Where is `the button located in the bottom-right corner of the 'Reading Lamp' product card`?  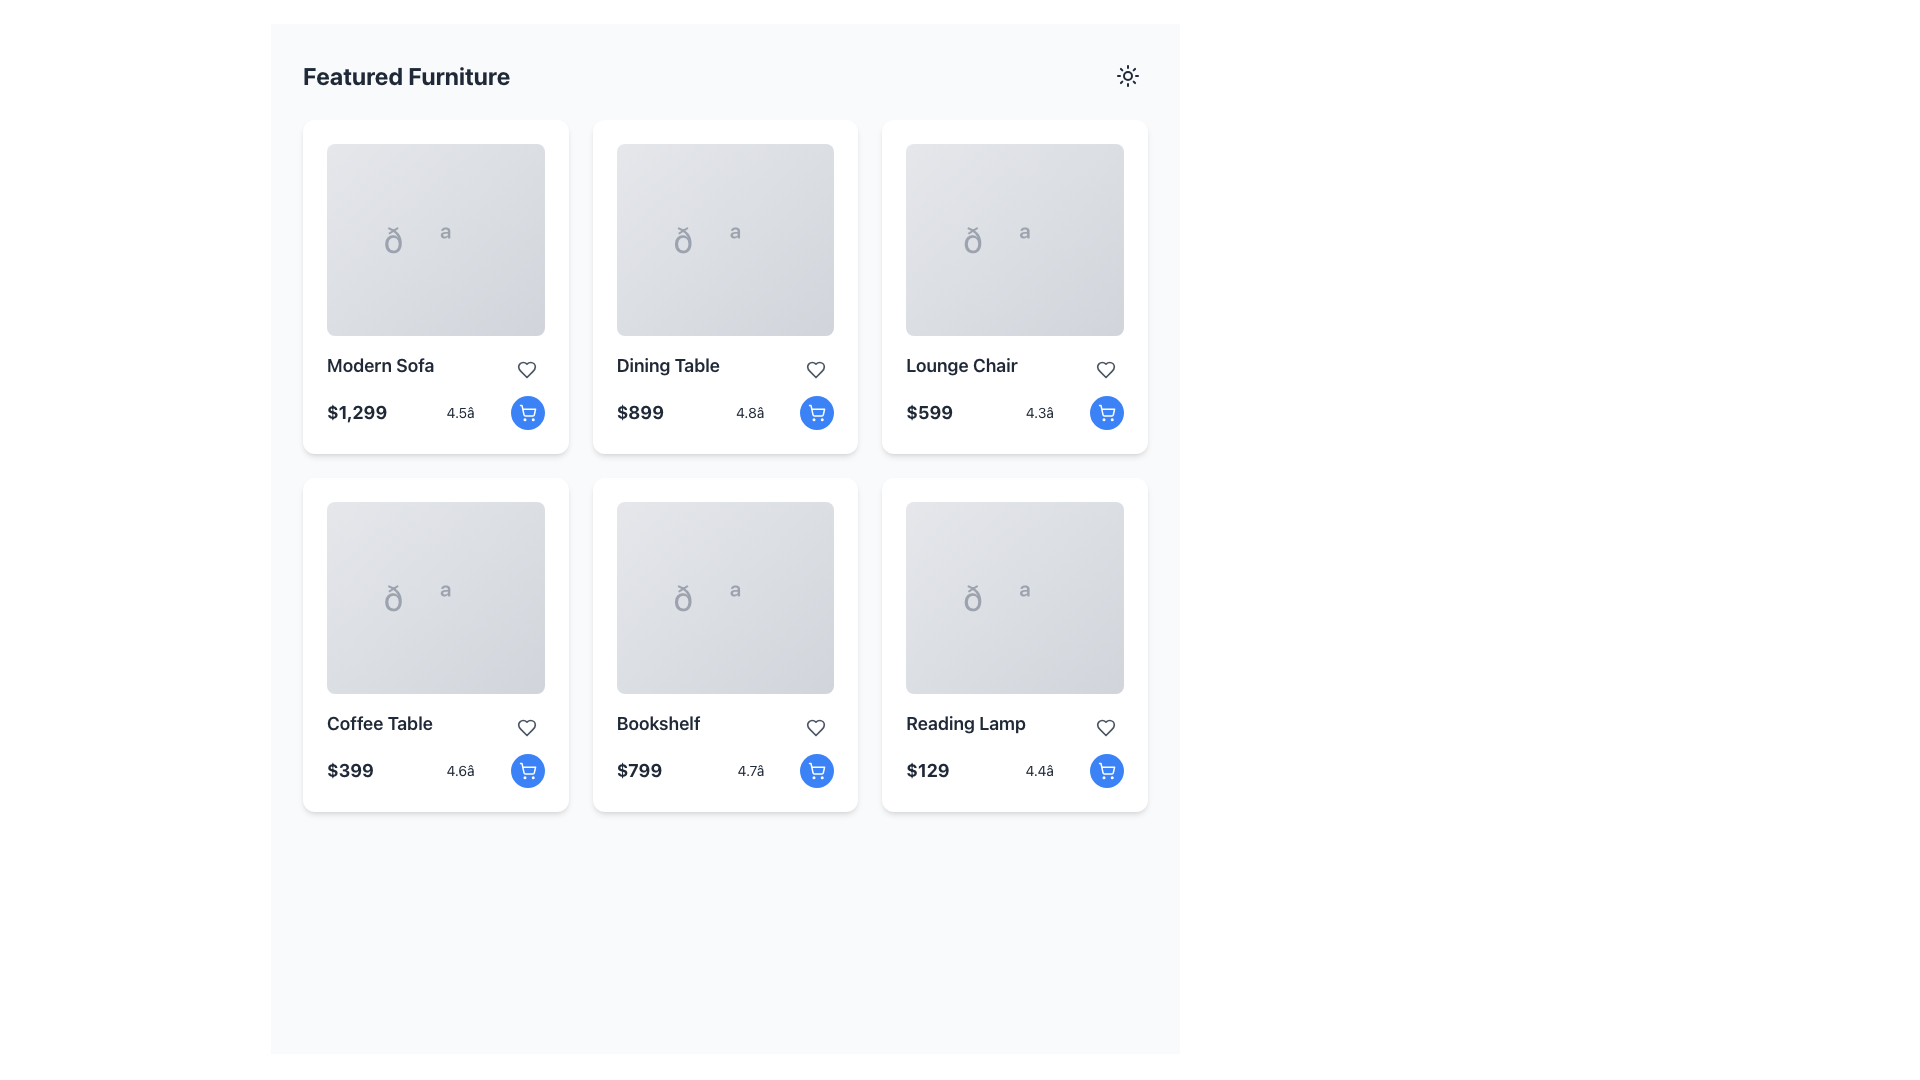 the button located in the bottom-right corner of the 'Reading Lamp' product card is located at coordinates (1106, 770).